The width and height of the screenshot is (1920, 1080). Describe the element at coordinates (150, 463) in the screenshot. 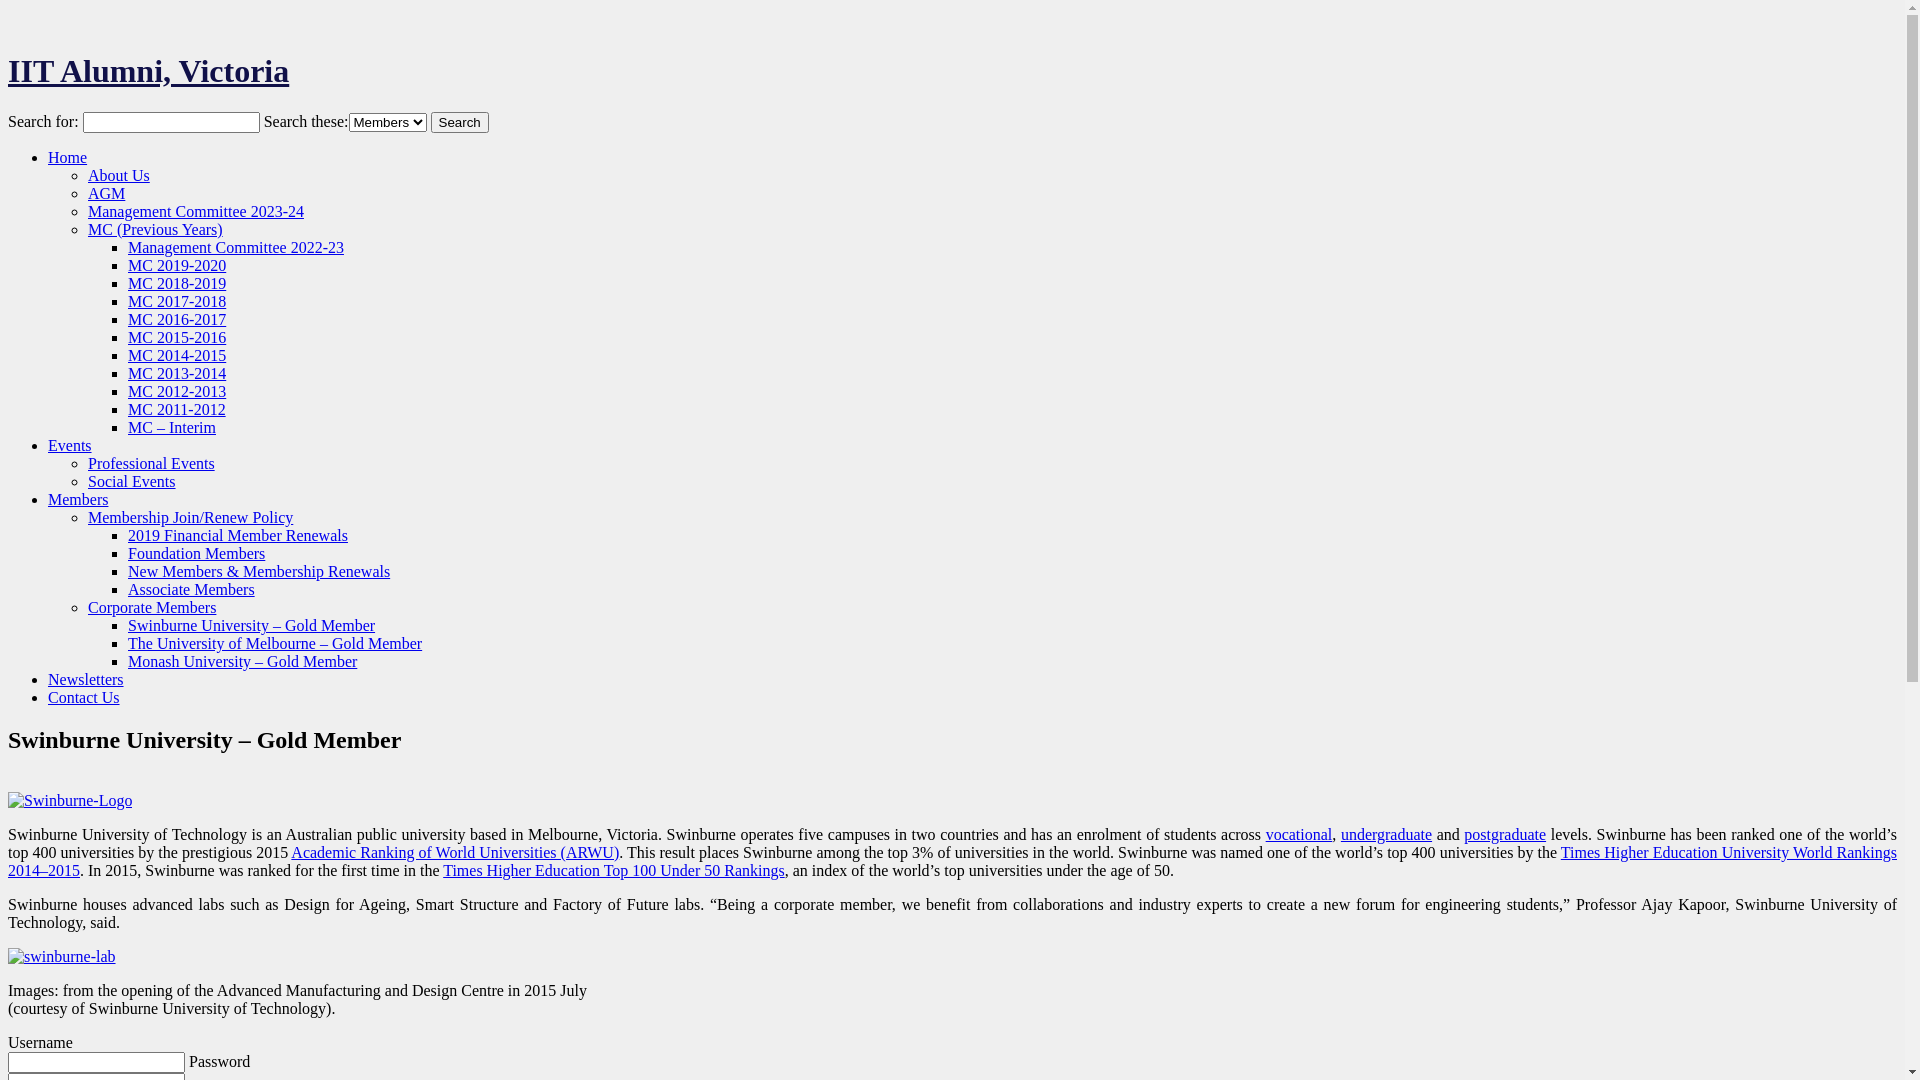

I see `'Professional Events'` at that location.